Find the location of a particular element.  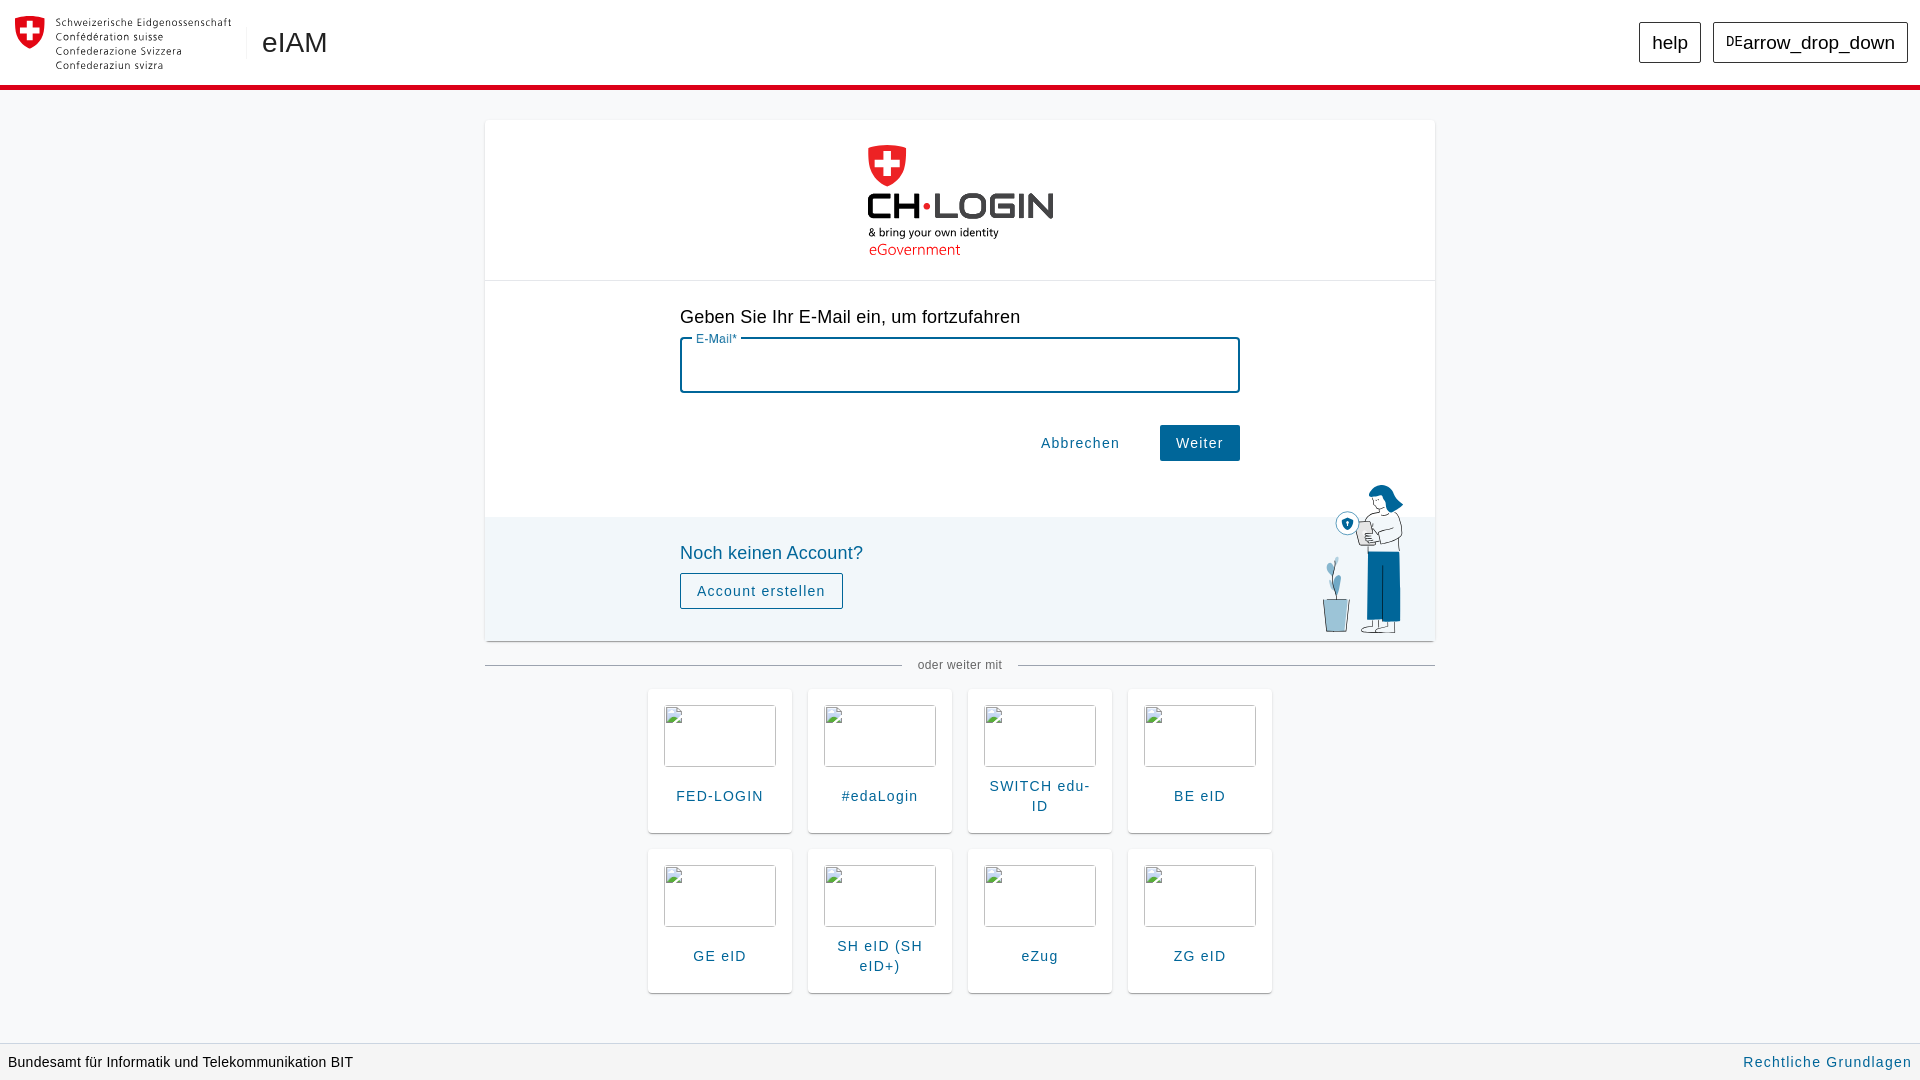

'arrow_drop_down' is located at coordinates (1819, 42).